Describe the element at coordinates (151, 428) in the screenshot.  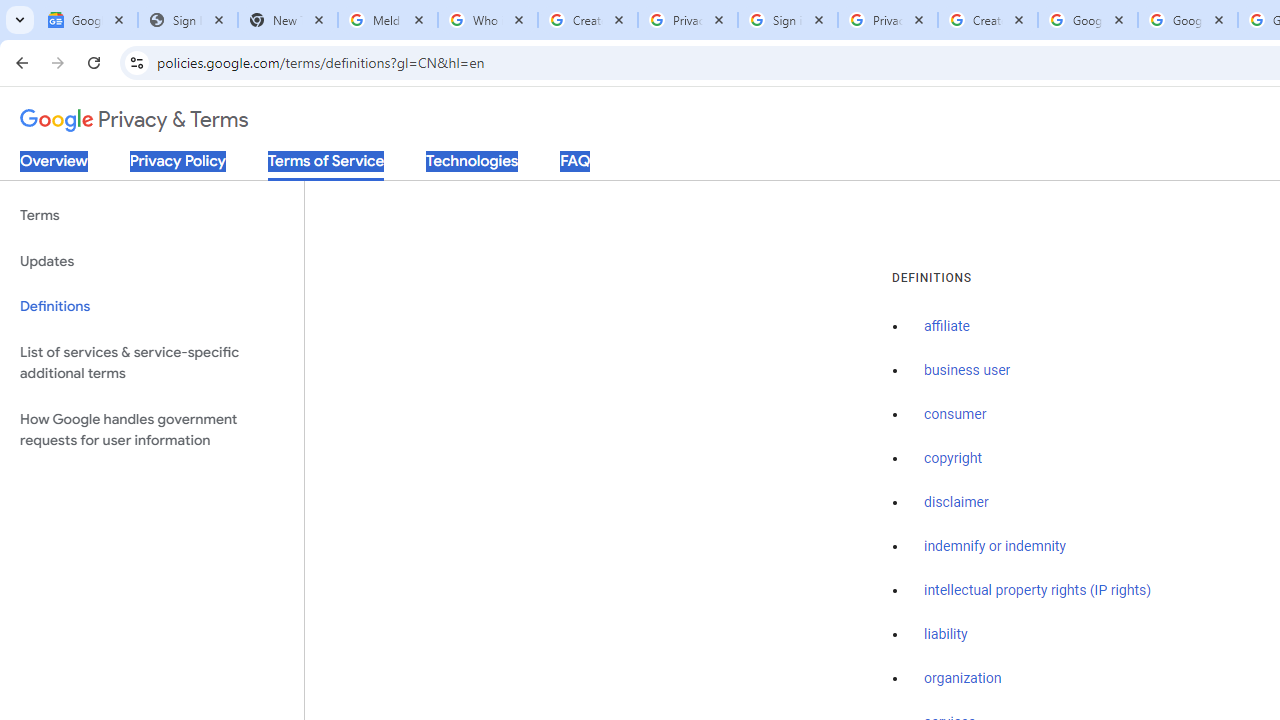
I see `'How Google handles government requests for user information'` at that location.